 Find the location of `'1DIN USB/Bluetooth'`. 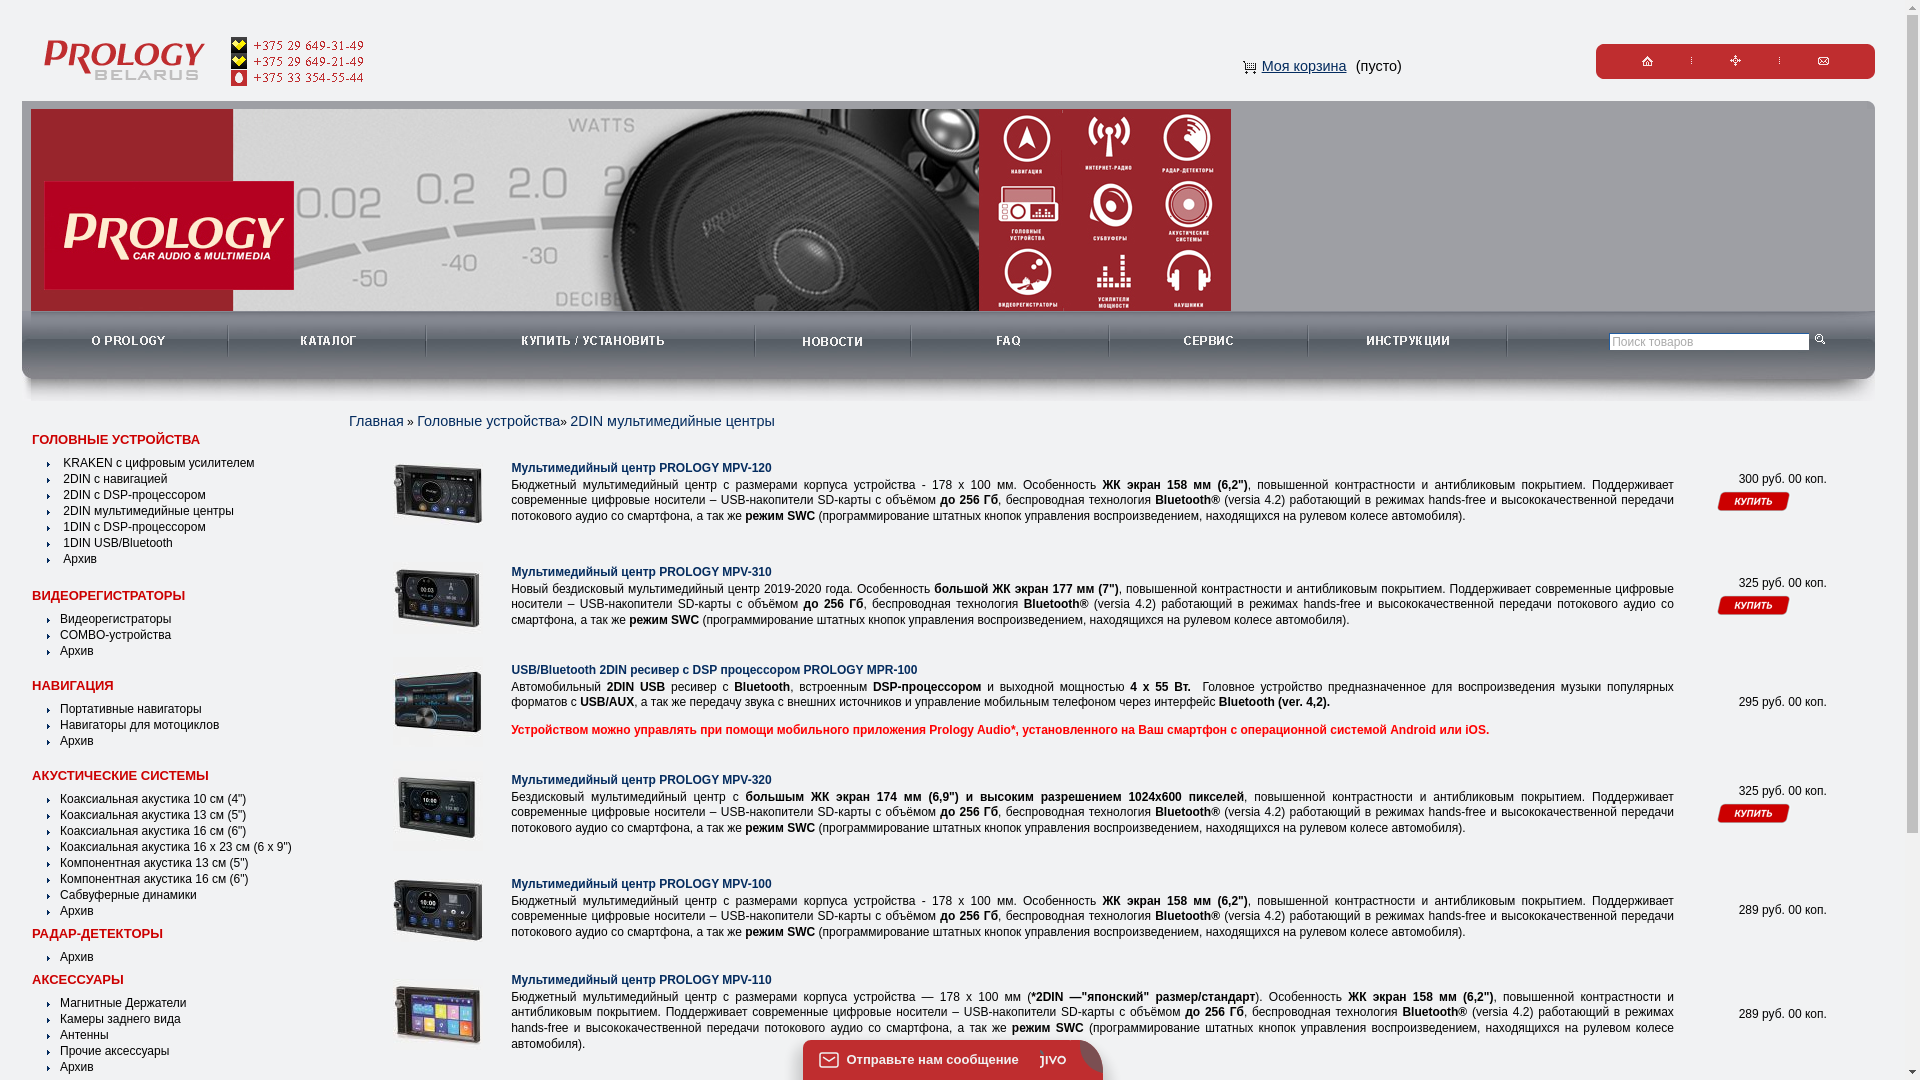

'1DIN USB/Bluetooth' is located at coordinates (115, 543).